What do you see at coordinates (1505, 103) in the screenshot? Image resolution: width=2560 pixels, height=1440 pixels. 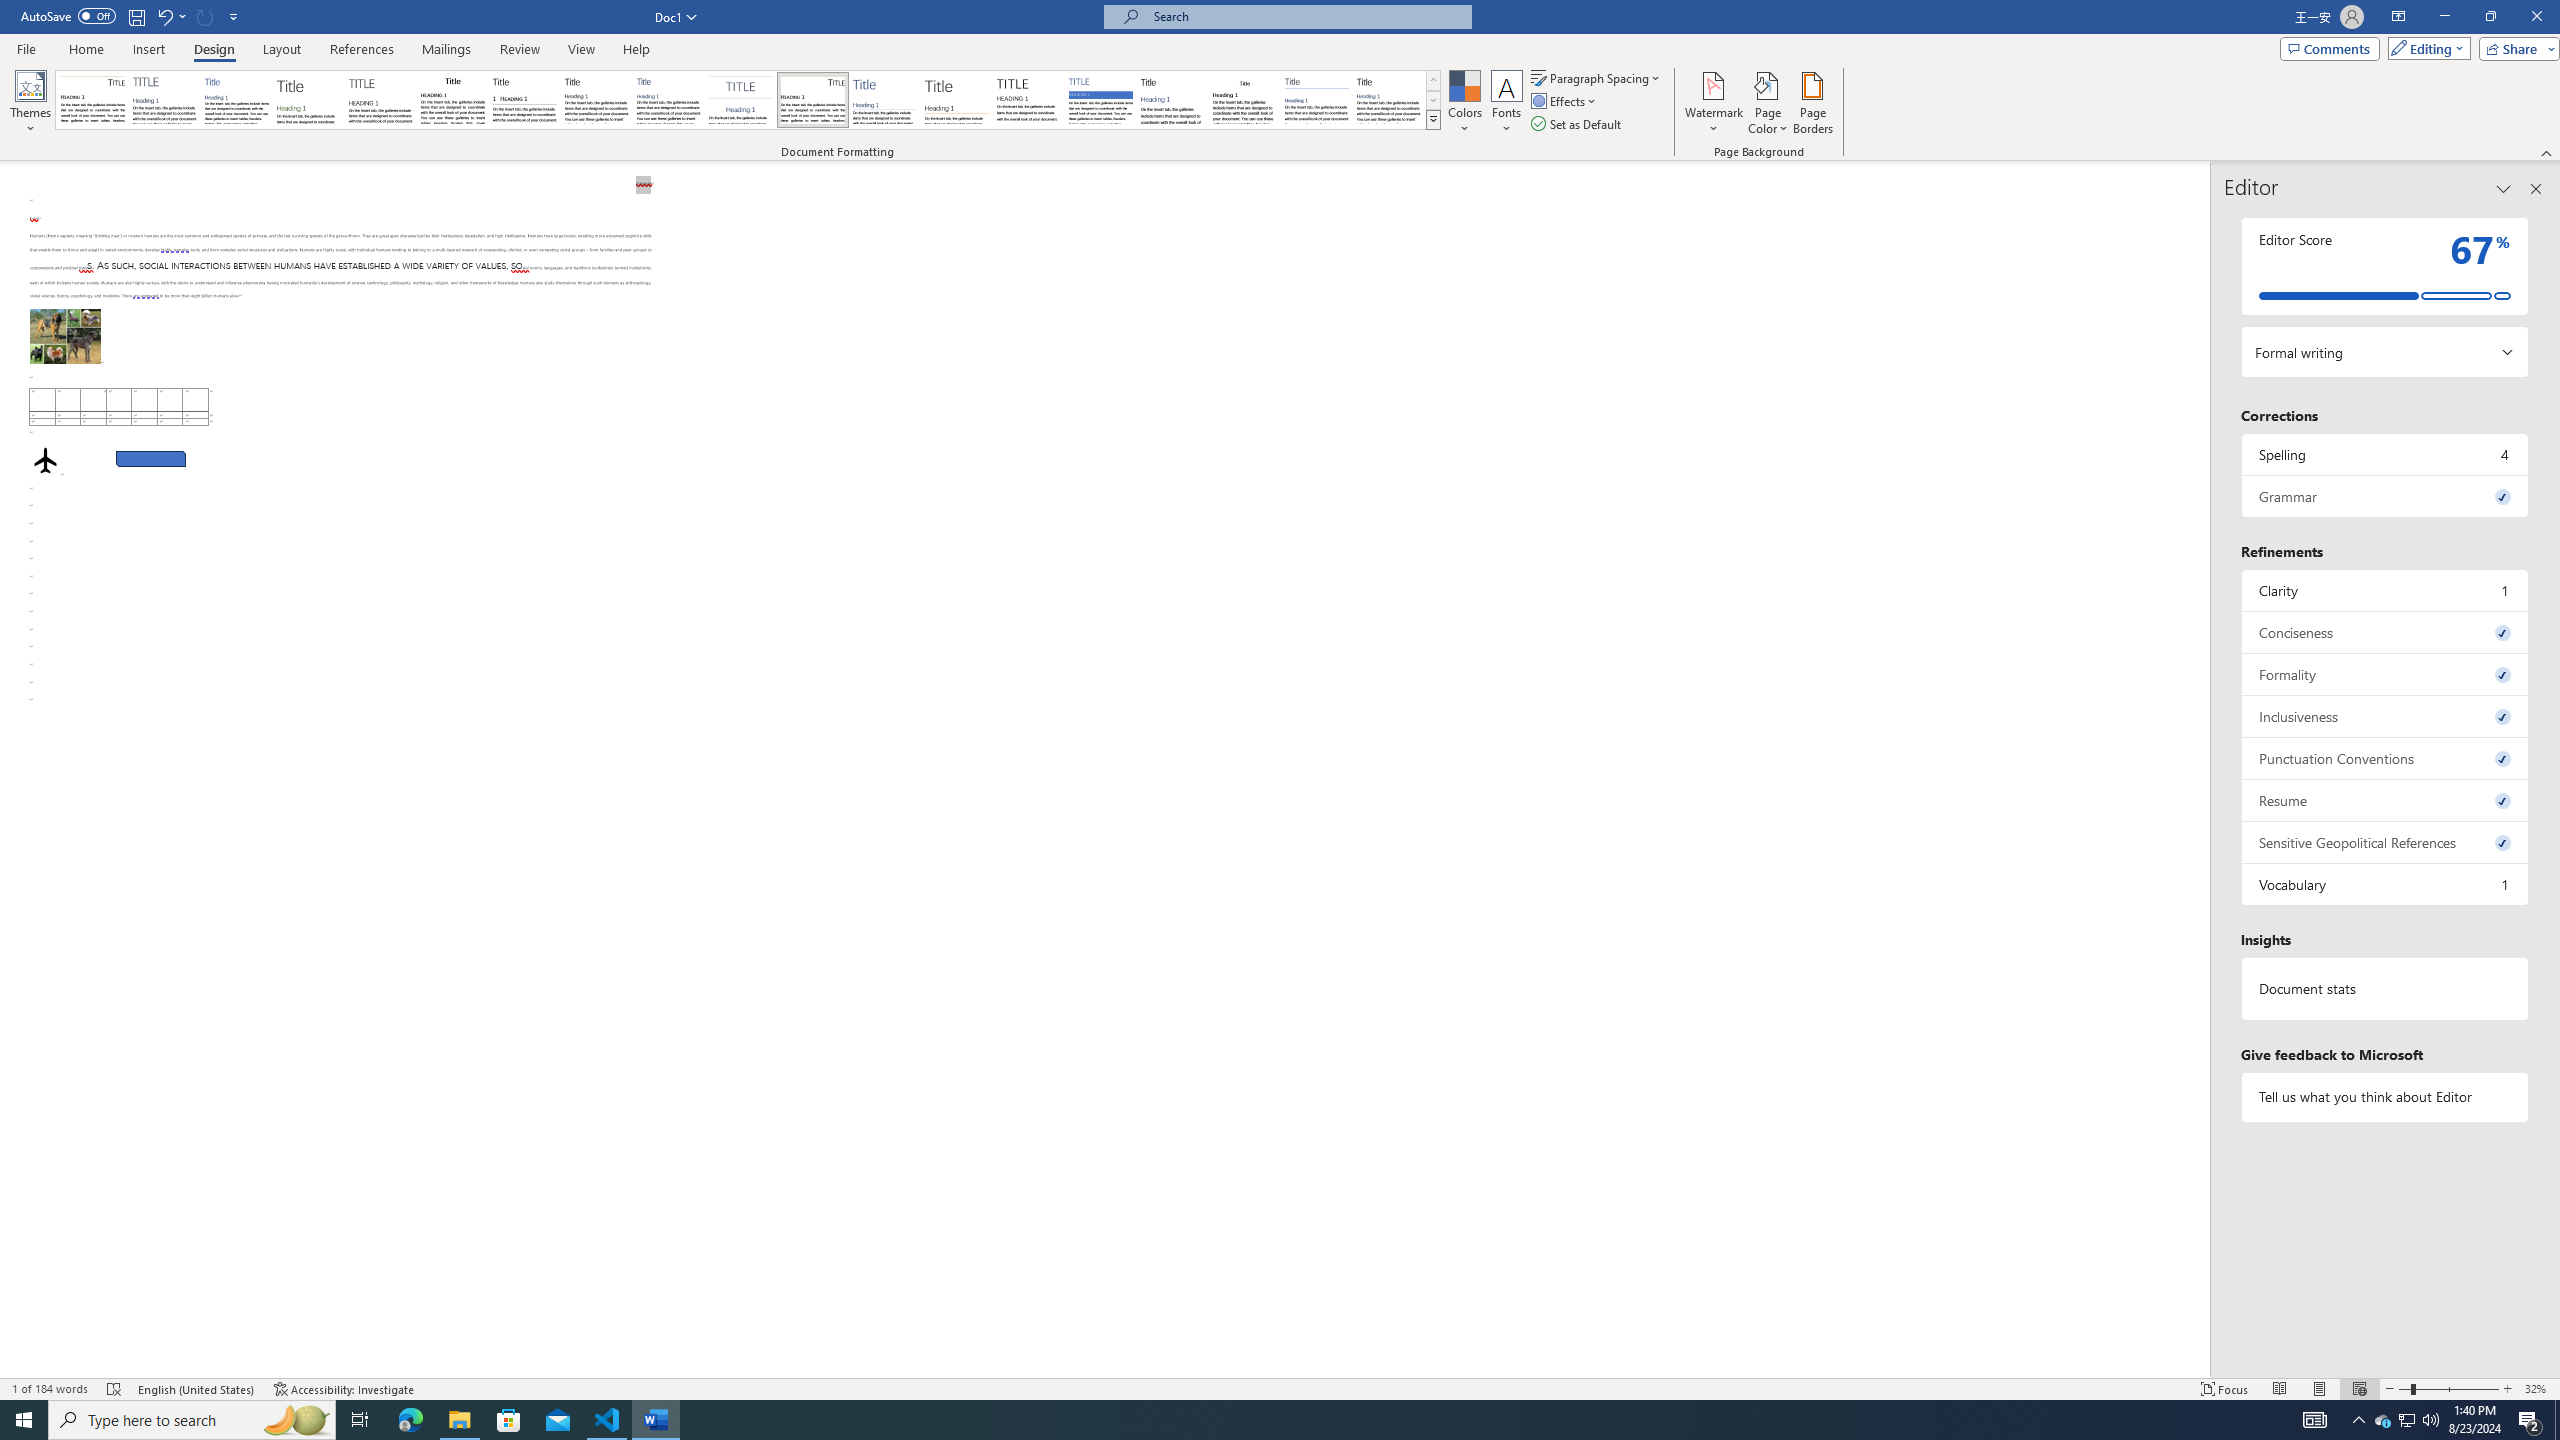 I see `'Fonts'` at bounding box center [1505, 103].